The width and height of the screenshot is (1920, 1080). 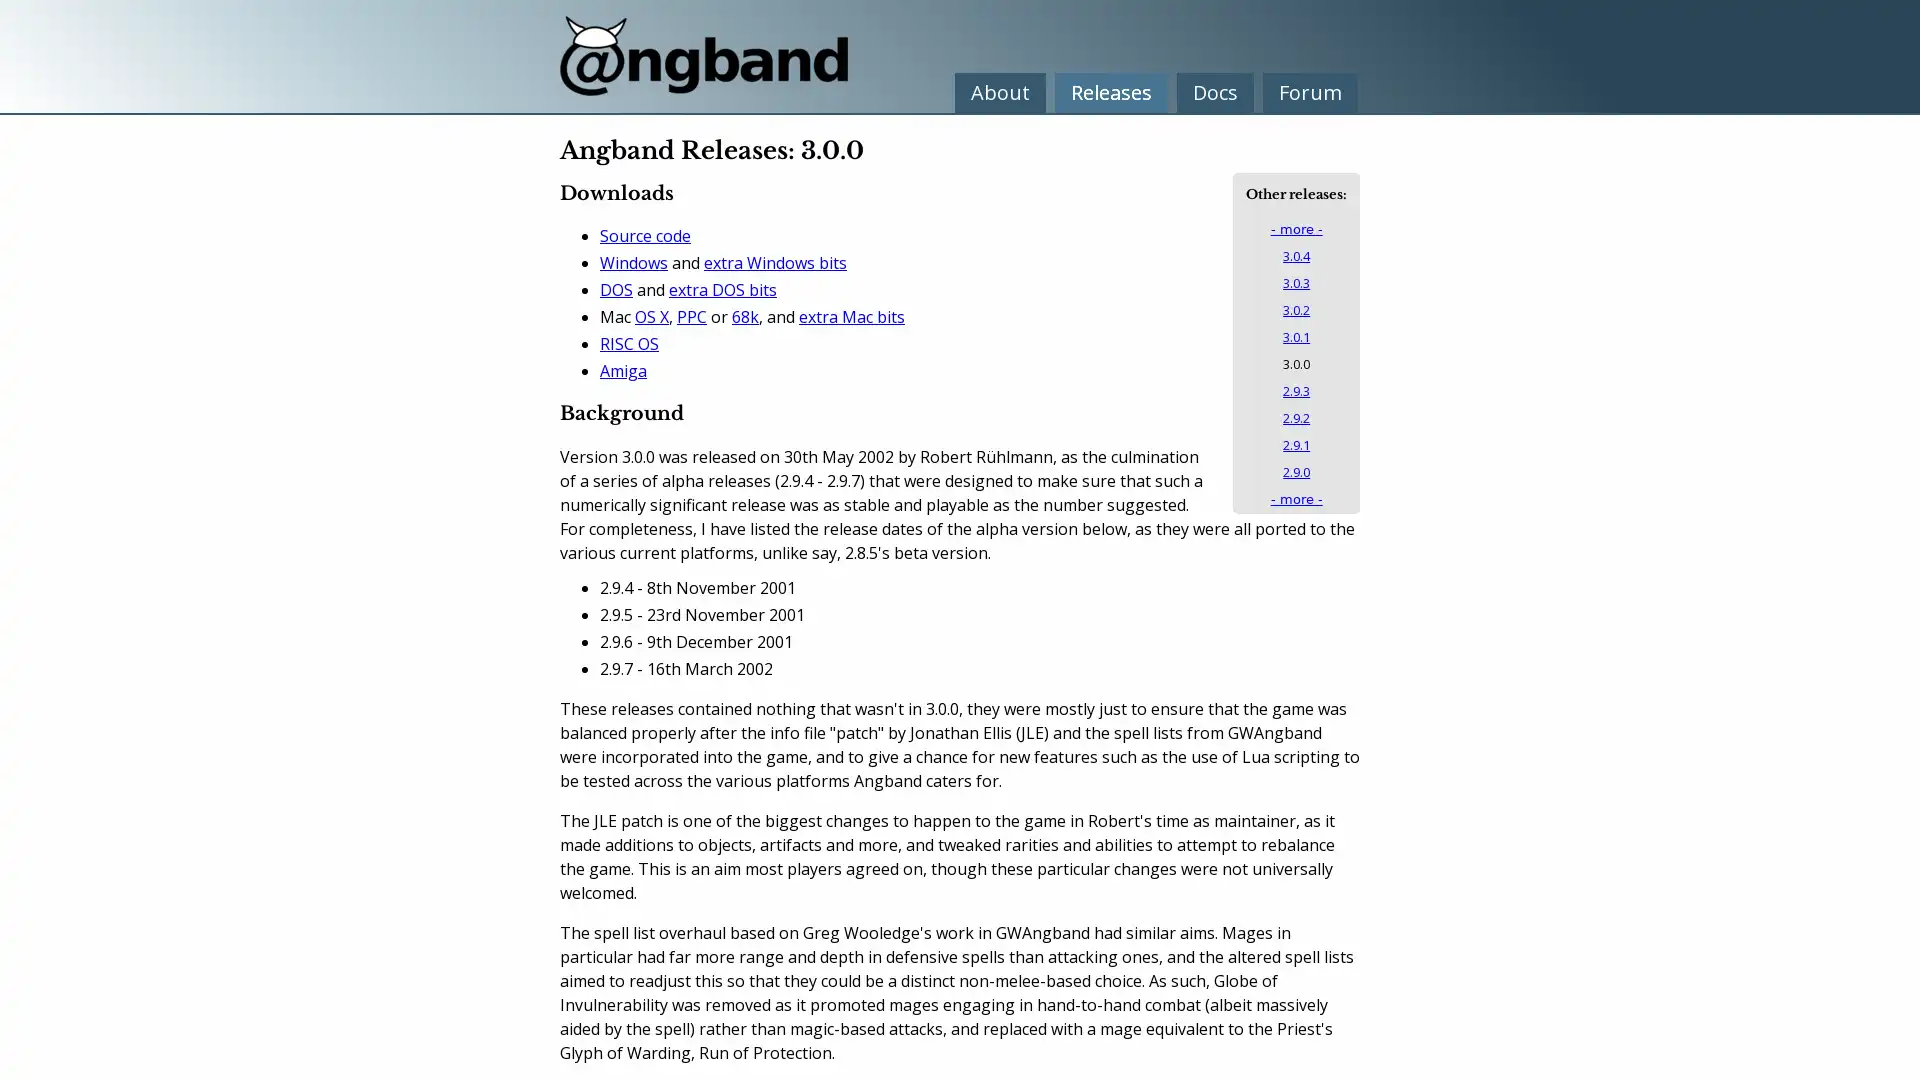 What do you see at coordinates (1296, 228) in the screenshot?
I see `- more -` at bounding box center [1296, 228].